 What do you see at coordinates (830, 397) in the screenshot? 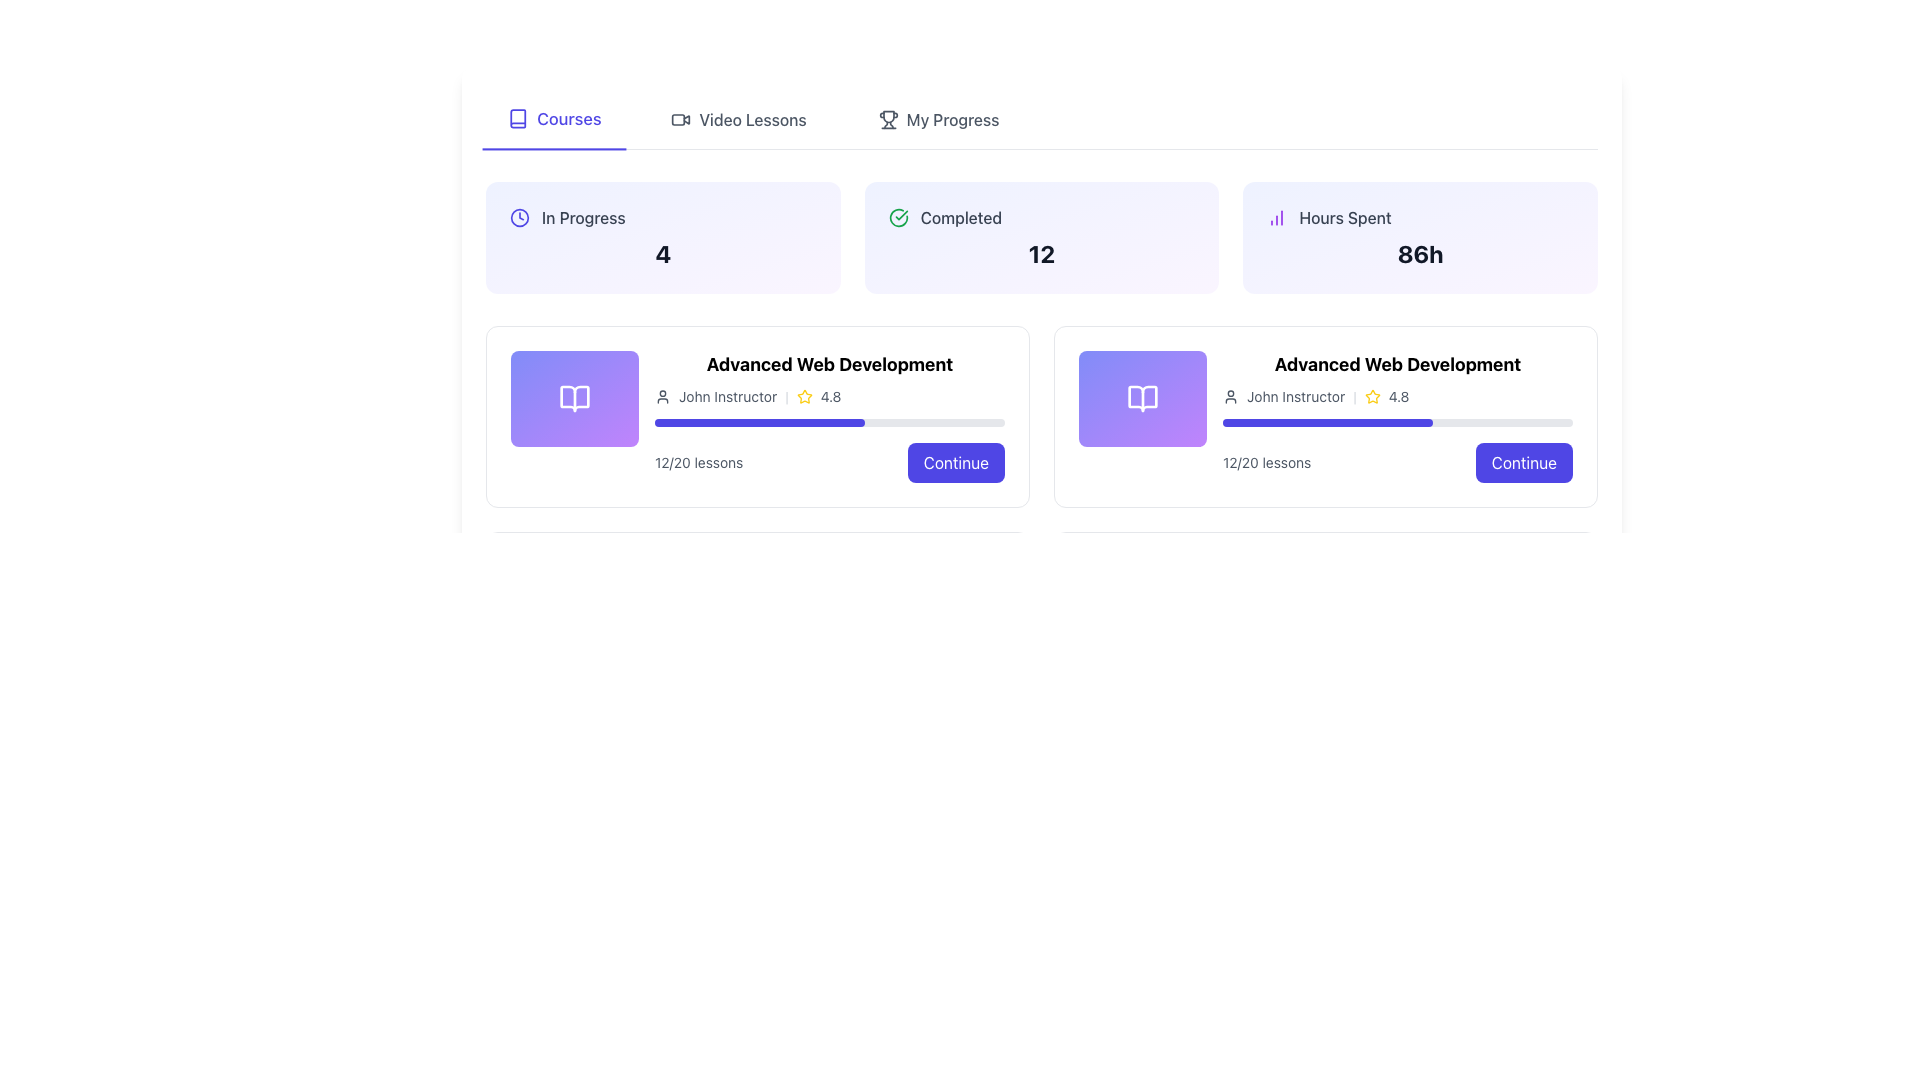
I see `the static text label displaying the numerical rating '4.8' located adjacent to a yellow star icon, which is part of the course instructor details for 'John Instructor'` at bounding box center [830, 397].